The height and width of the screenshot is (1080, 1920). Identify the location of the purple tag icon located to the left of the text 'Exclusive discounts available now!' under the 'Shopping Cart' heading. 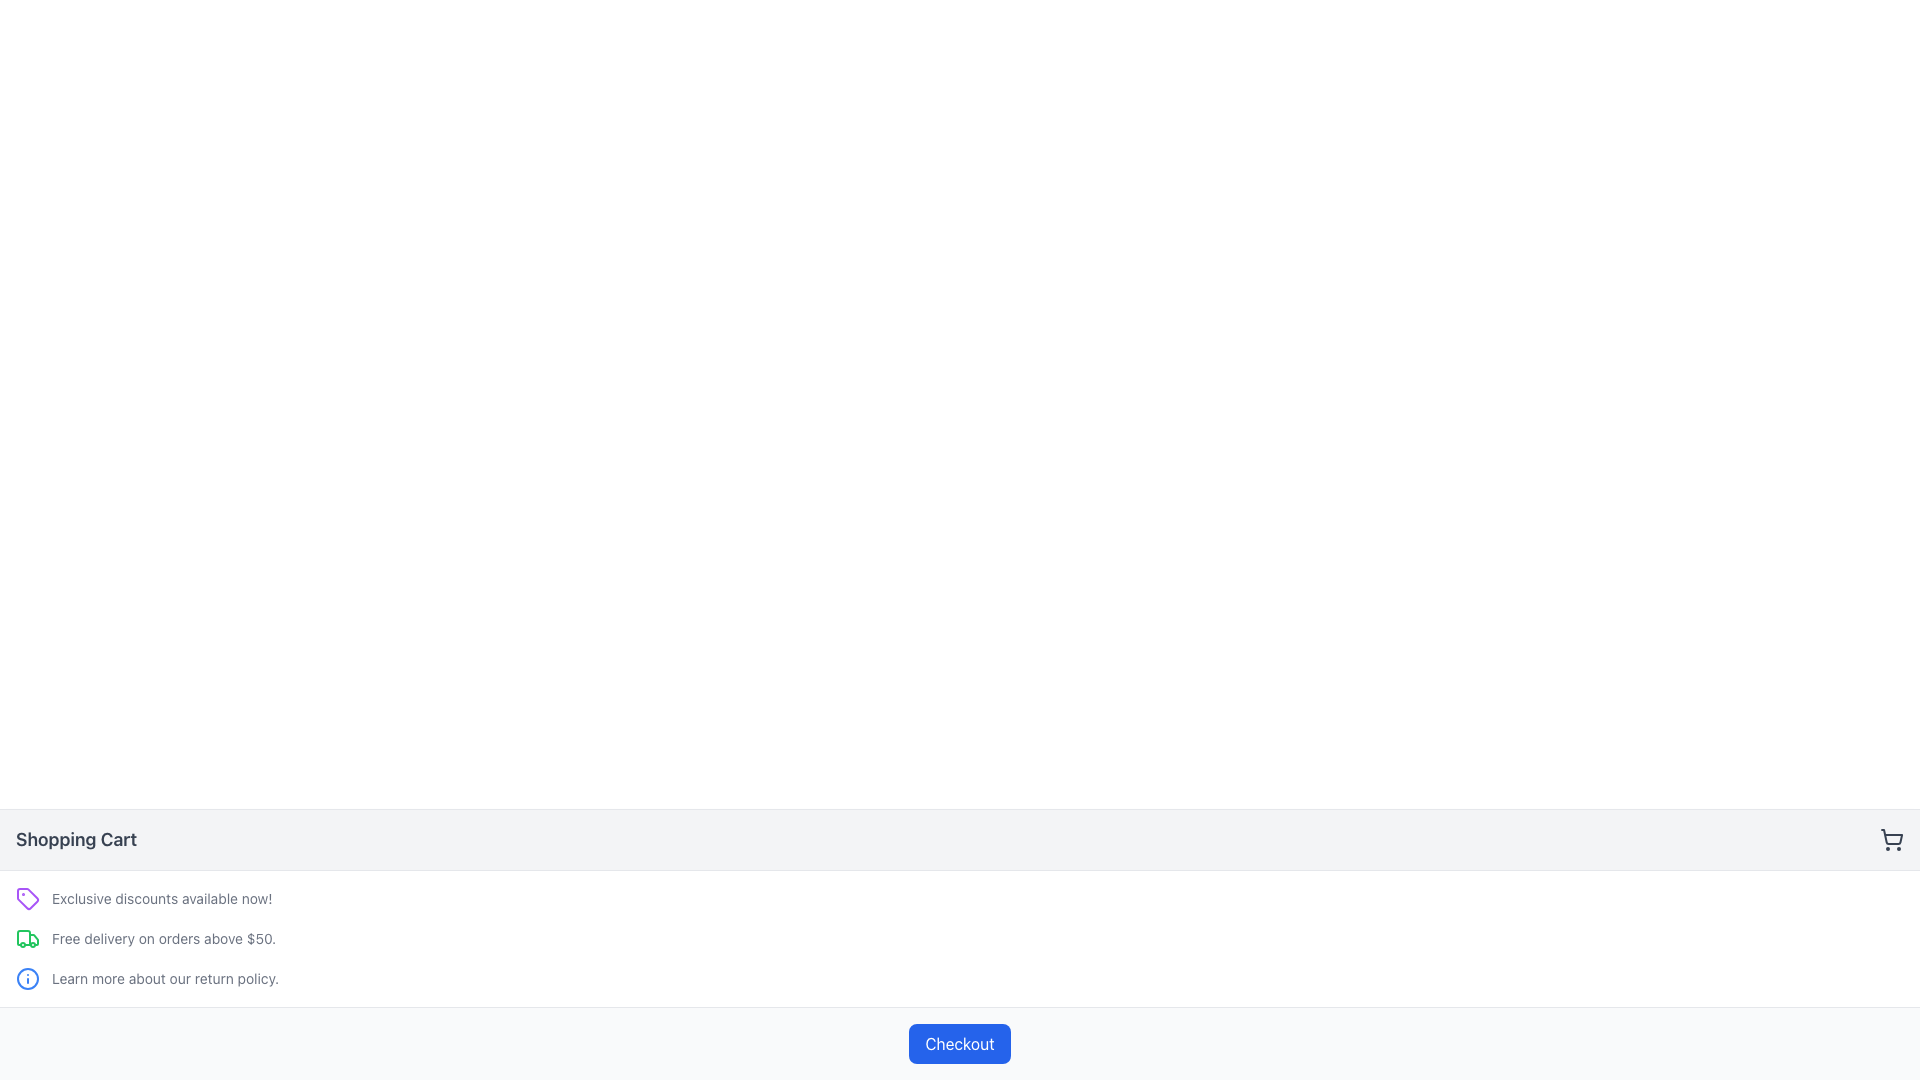
(28, 897).